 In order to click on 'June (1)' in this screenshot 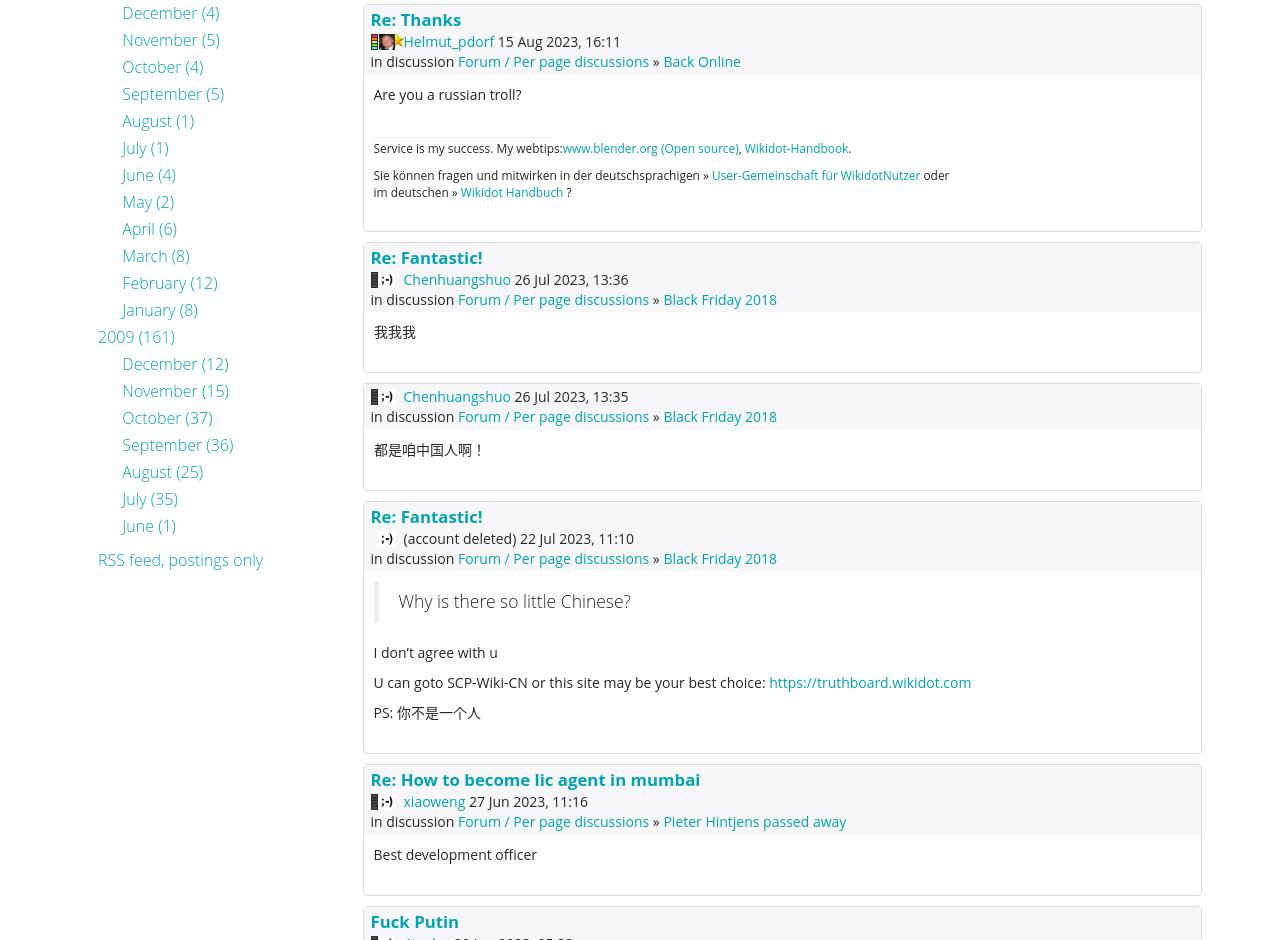, I will do `click(147, 525)`.